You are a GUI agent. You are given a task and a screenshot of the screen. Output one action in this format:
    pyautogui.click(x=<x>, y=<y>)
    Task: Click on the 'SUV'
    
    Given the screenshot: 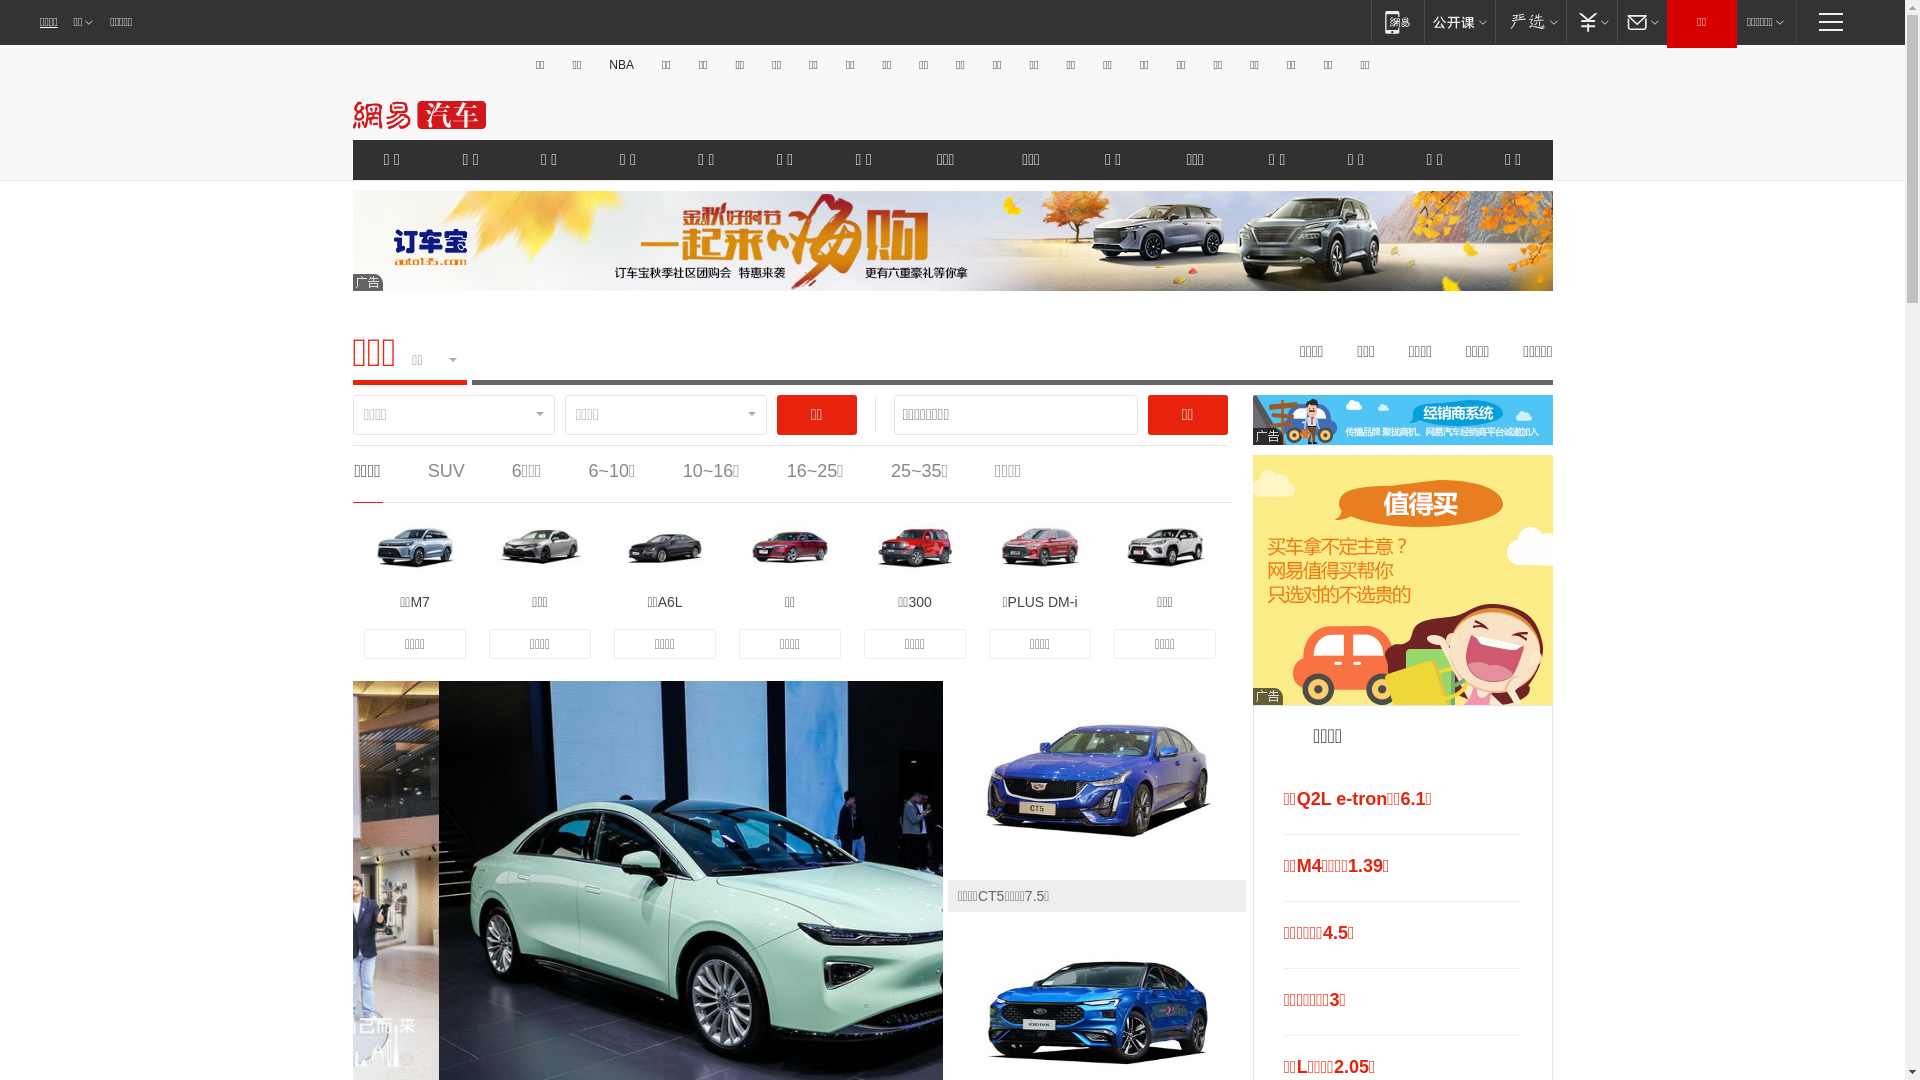 What is the action you would take?
    pyautogui.click(x=426, y=470)
    